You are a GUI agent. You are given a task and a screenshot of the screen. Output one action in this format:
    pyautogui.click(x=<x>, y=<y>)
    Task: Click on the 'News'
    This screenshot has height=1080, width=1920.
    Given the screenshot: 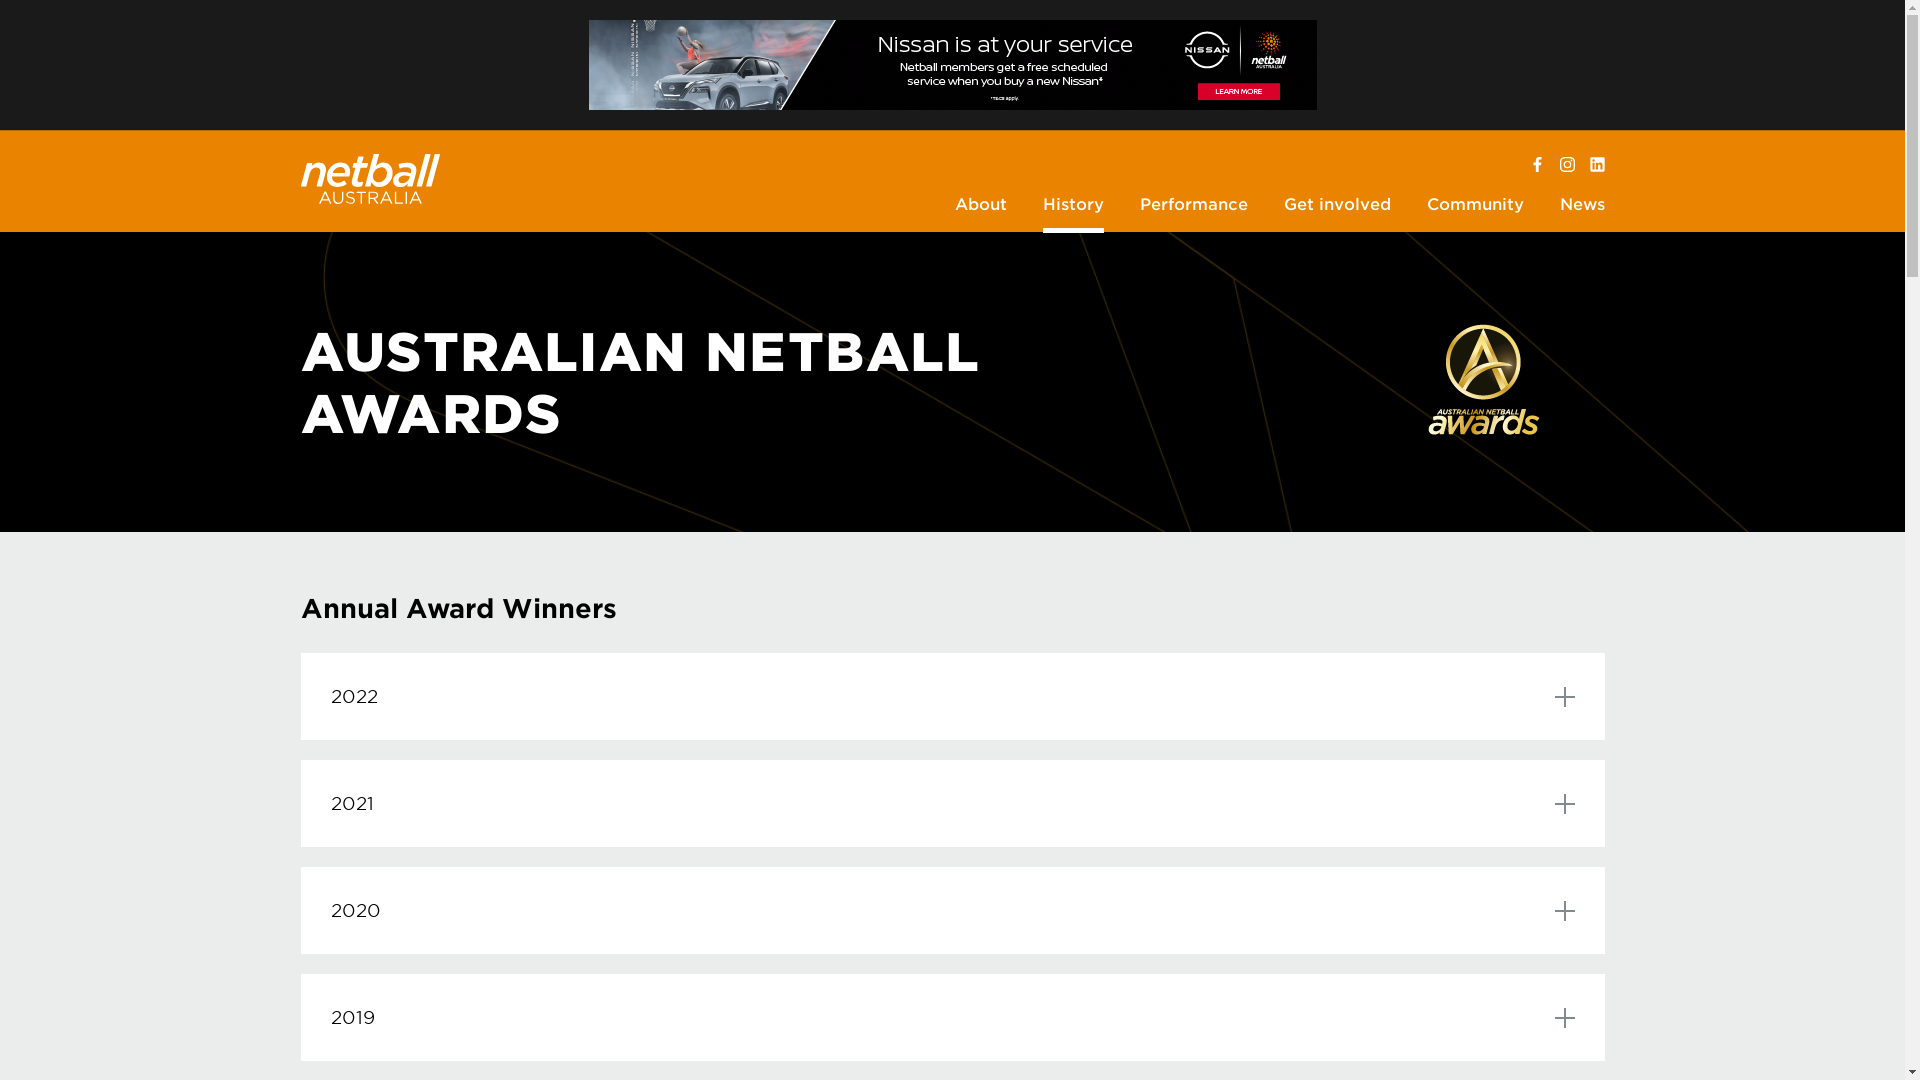 What is the action you would take?
    pyautogui.click(x=1580, y=206)
    